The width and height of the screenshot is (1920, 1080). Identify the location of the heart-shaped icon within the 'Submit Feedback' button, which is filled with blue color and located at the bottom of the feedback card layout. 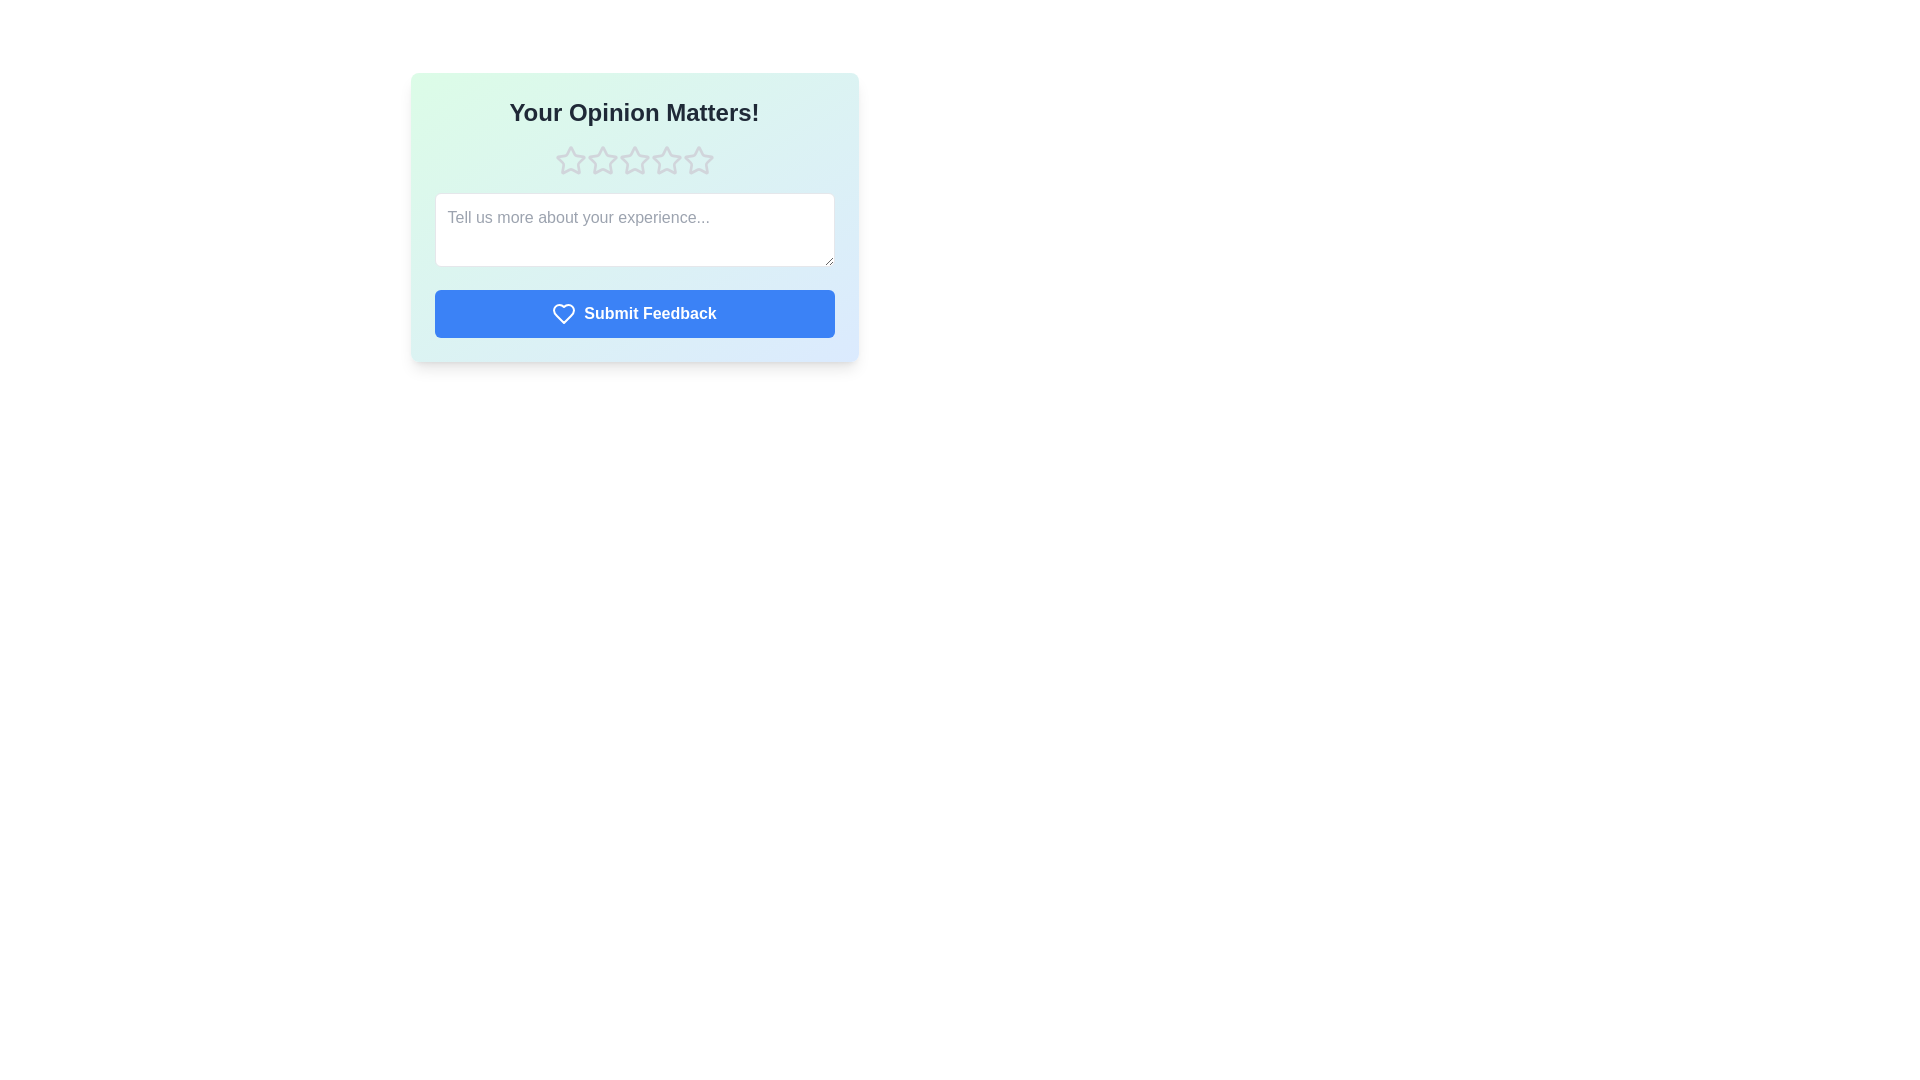
(563, 313).